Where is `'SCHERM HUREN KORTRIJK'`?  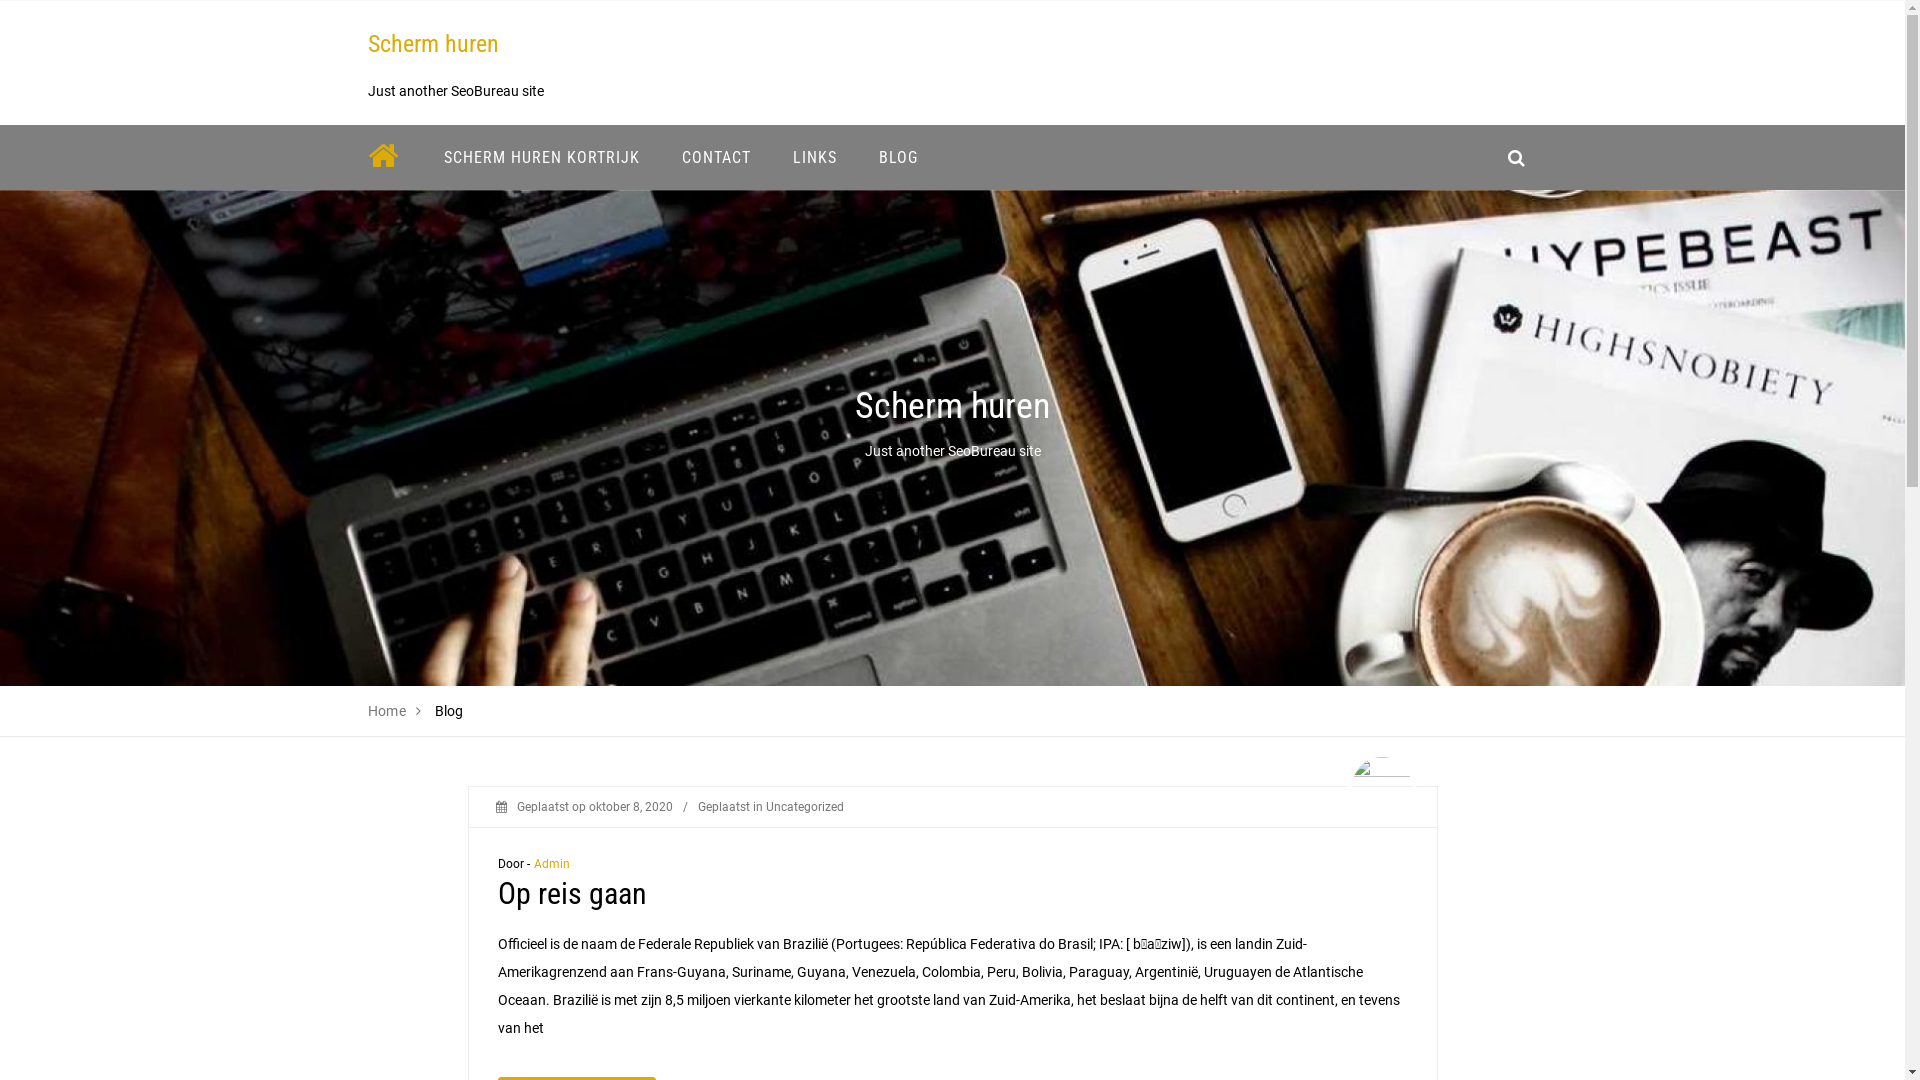
'SCHERM HUREN KORTRIJK' is located at coordinates (541, 156).